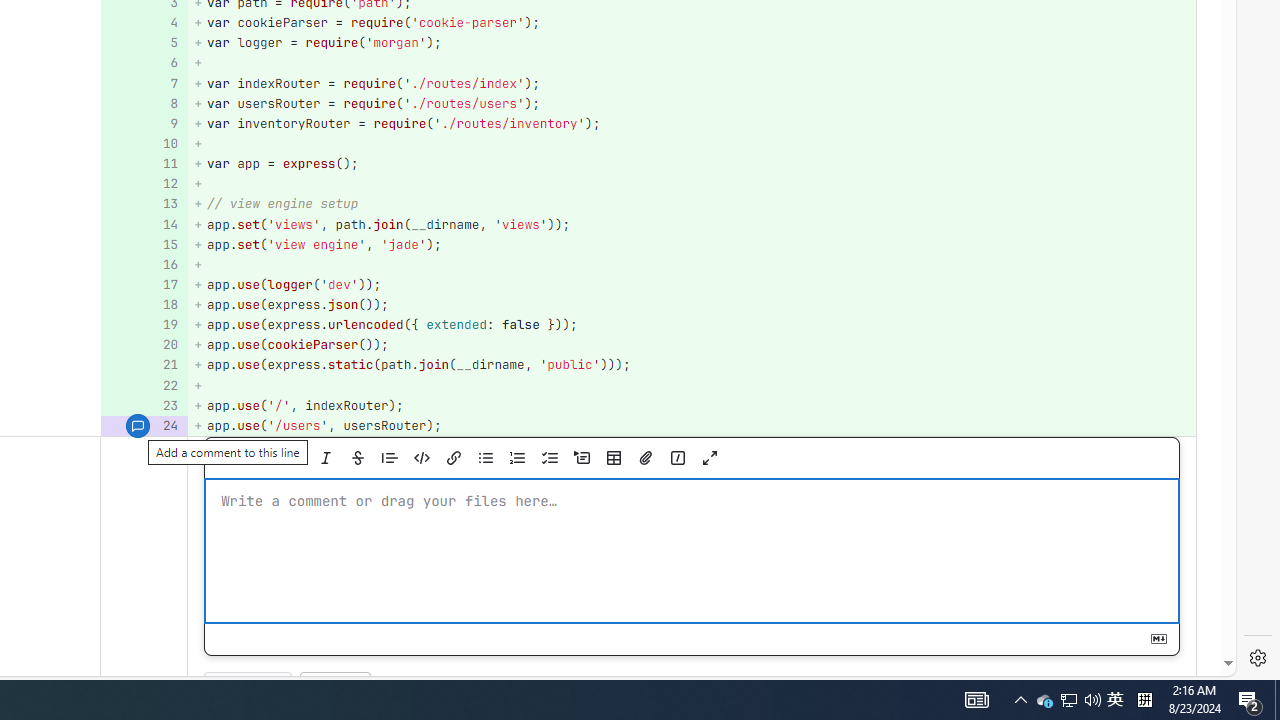 The width and height of the screenshot is (1280, 720). I want to click on 'Add a quick action', so click(677, 458).